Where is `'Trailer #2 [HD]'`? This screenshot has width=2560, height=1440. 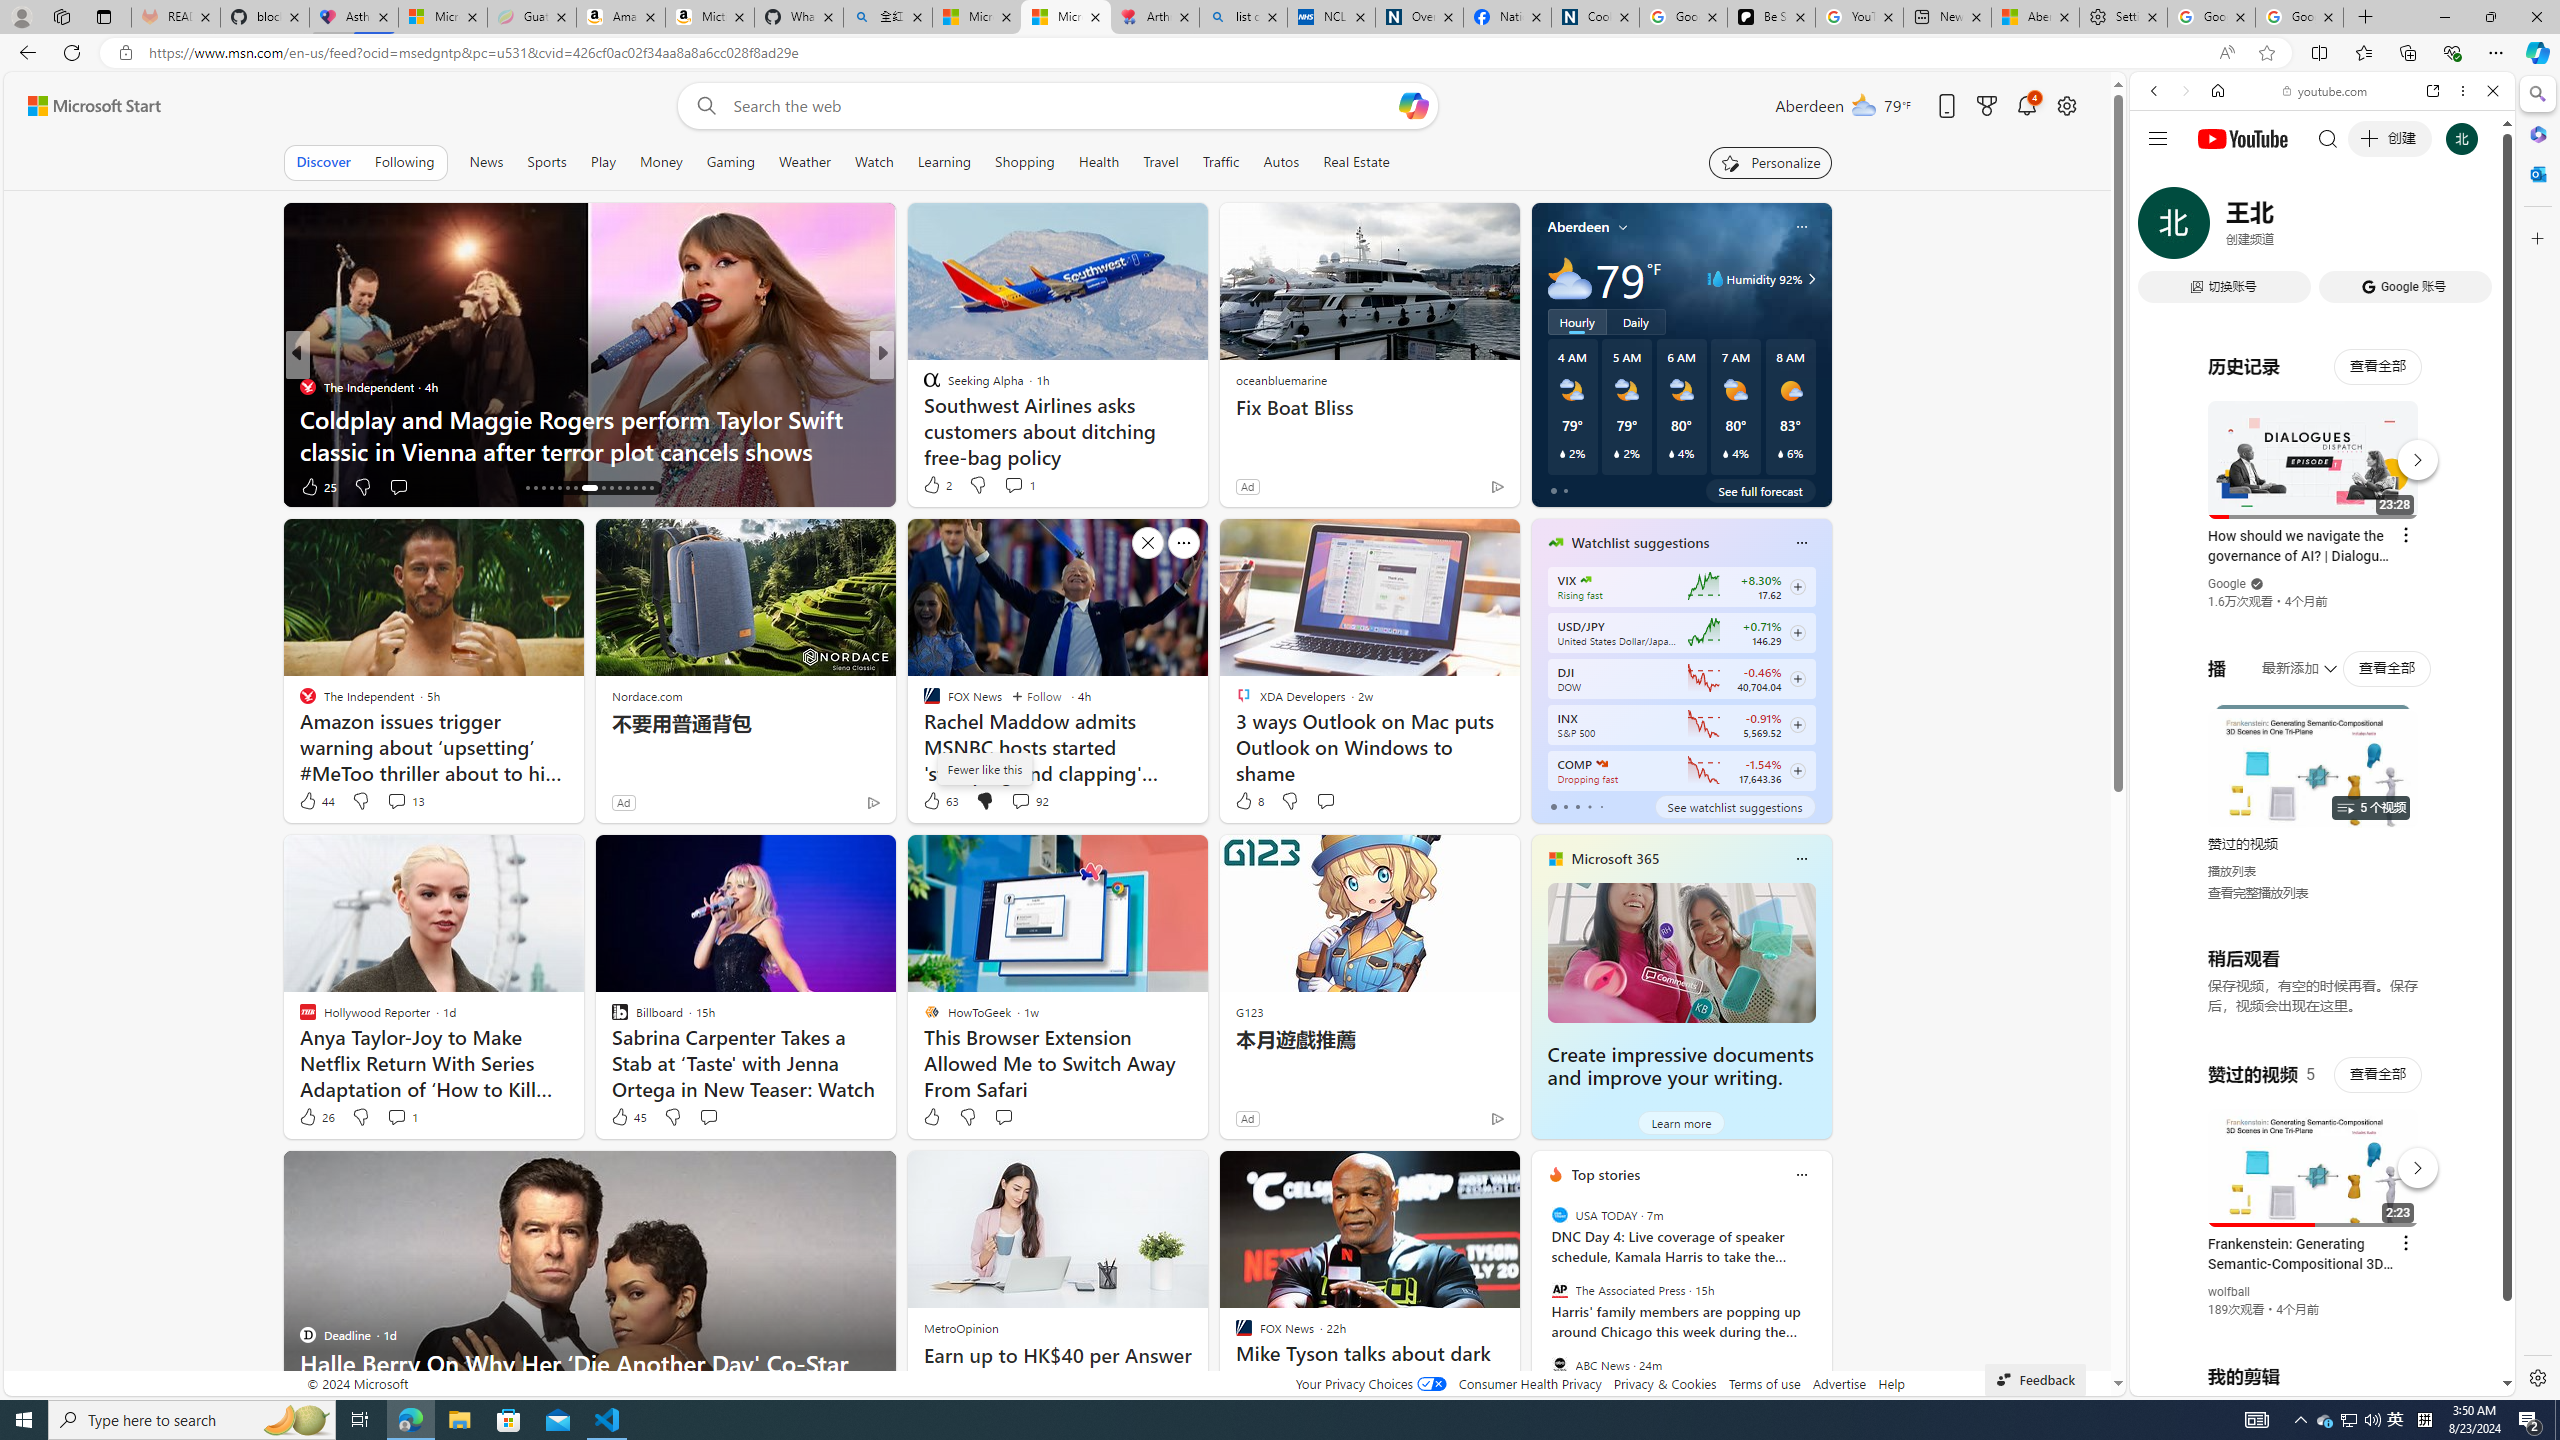
'Trailer #2 [HD]' is located at coordinates (2320, 593).